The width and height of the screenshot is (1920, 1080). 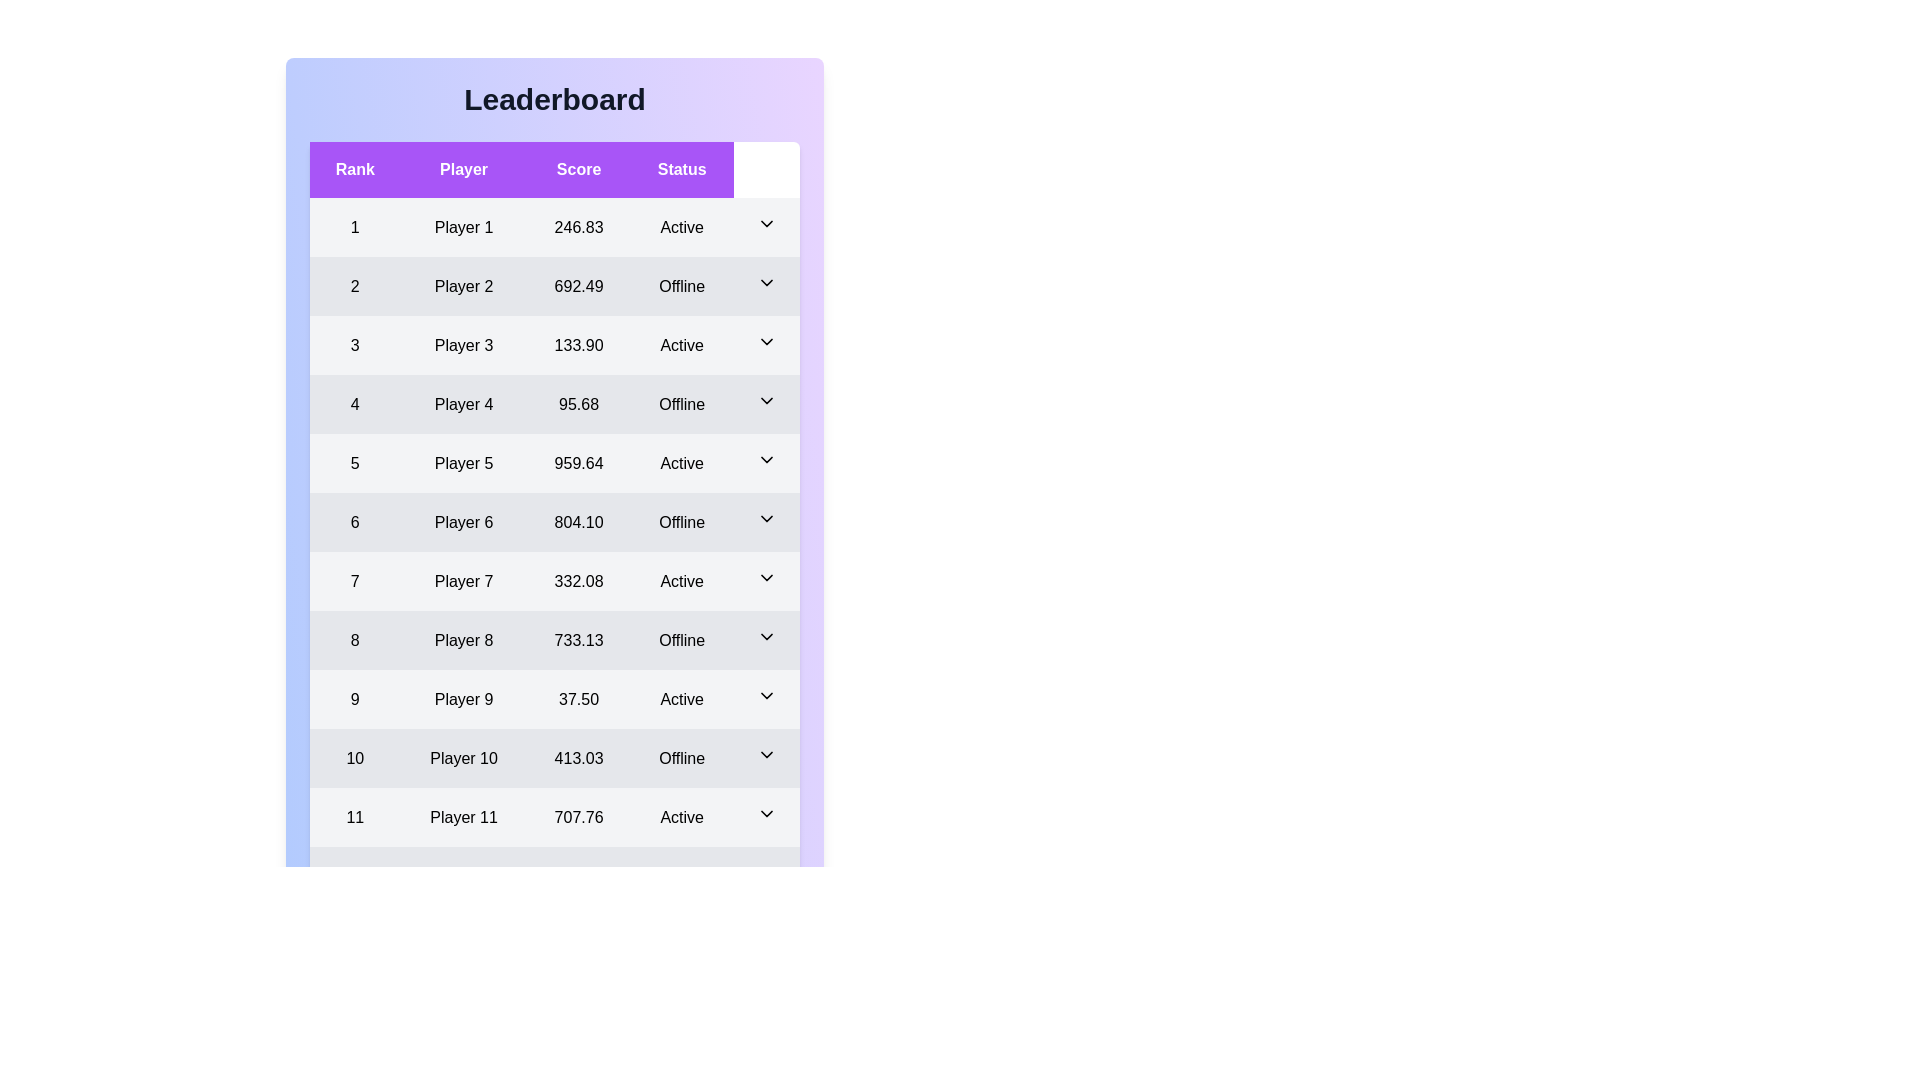 What do you see at coordinates (682, 168) in the screenshot?
I see `the column header Status to sort the leaderboard` at bounding box center [682, 168].